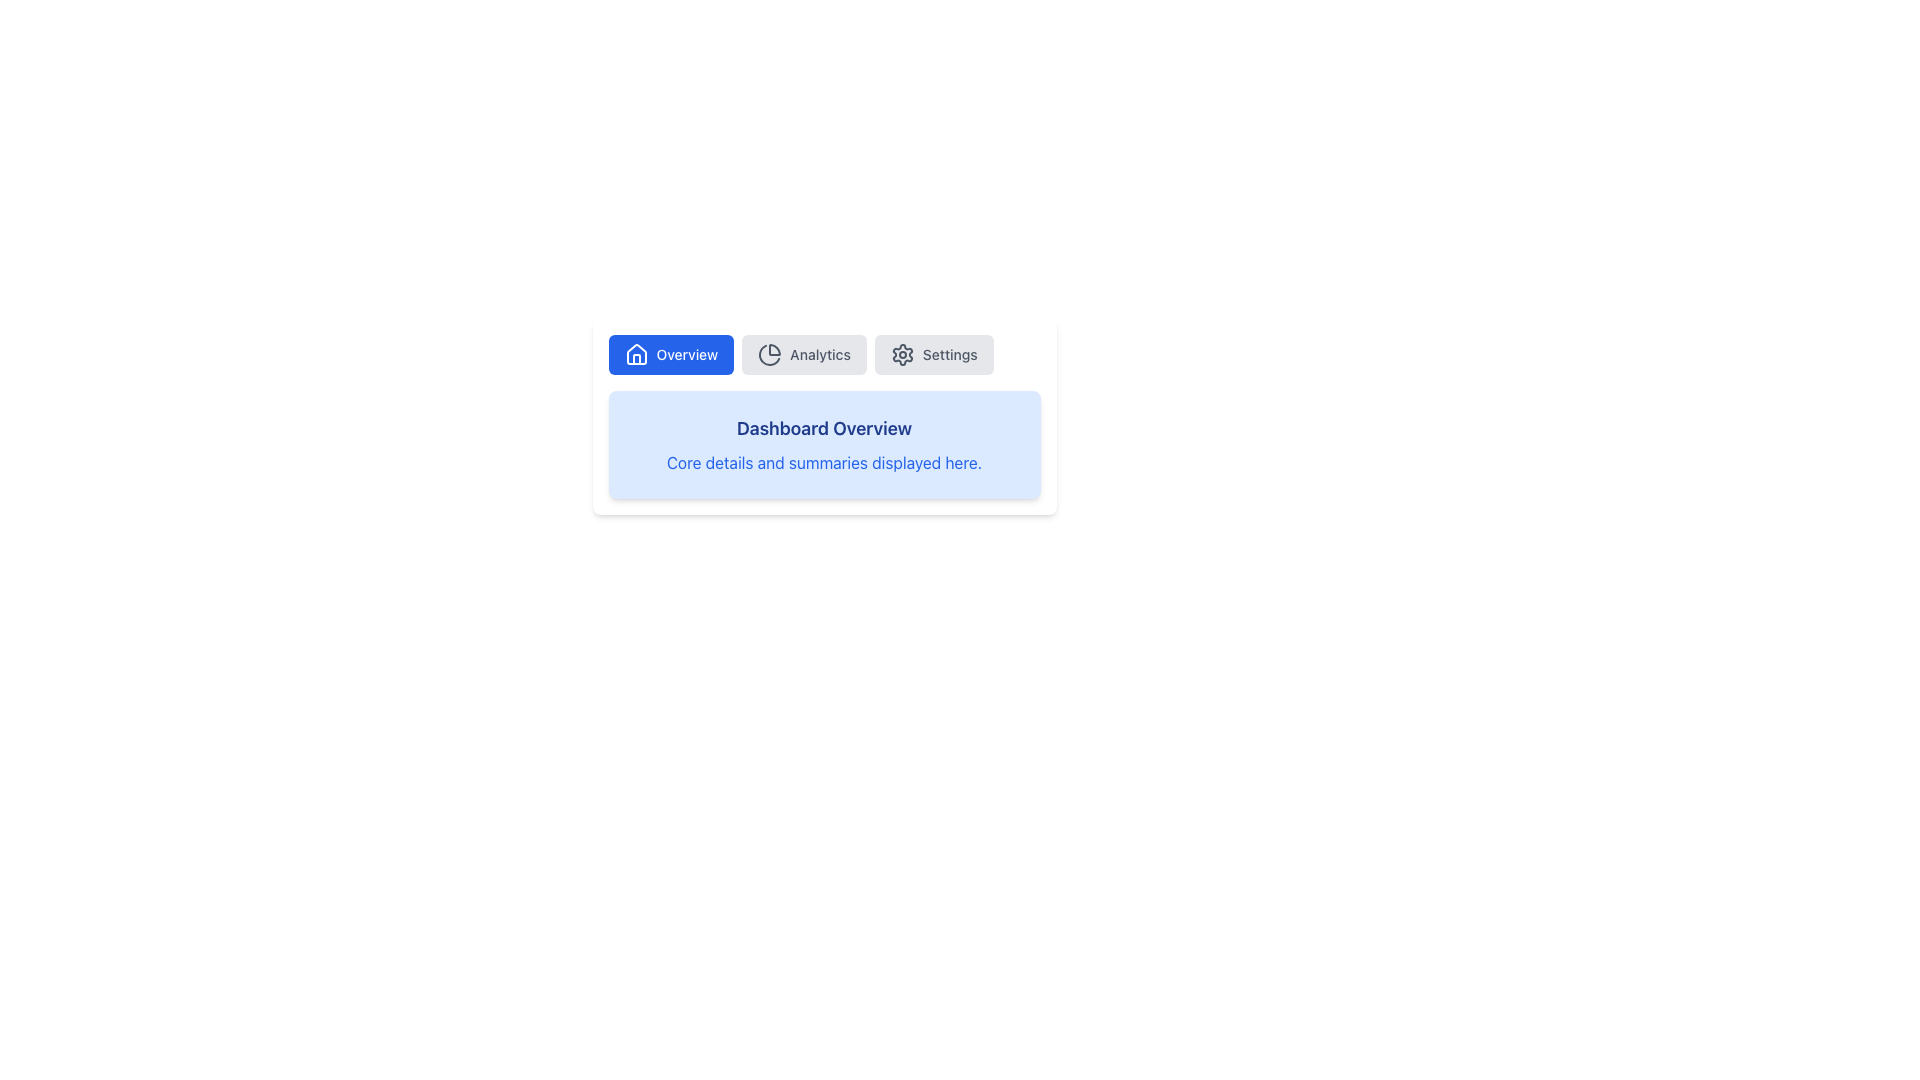 The width and height of the screenshot is (1920, 1080). I want to click on the blue button labeled for navigation to the Overview section, which is located near the top of the component and has an icon resembling a house to its left, so click(687, 353).